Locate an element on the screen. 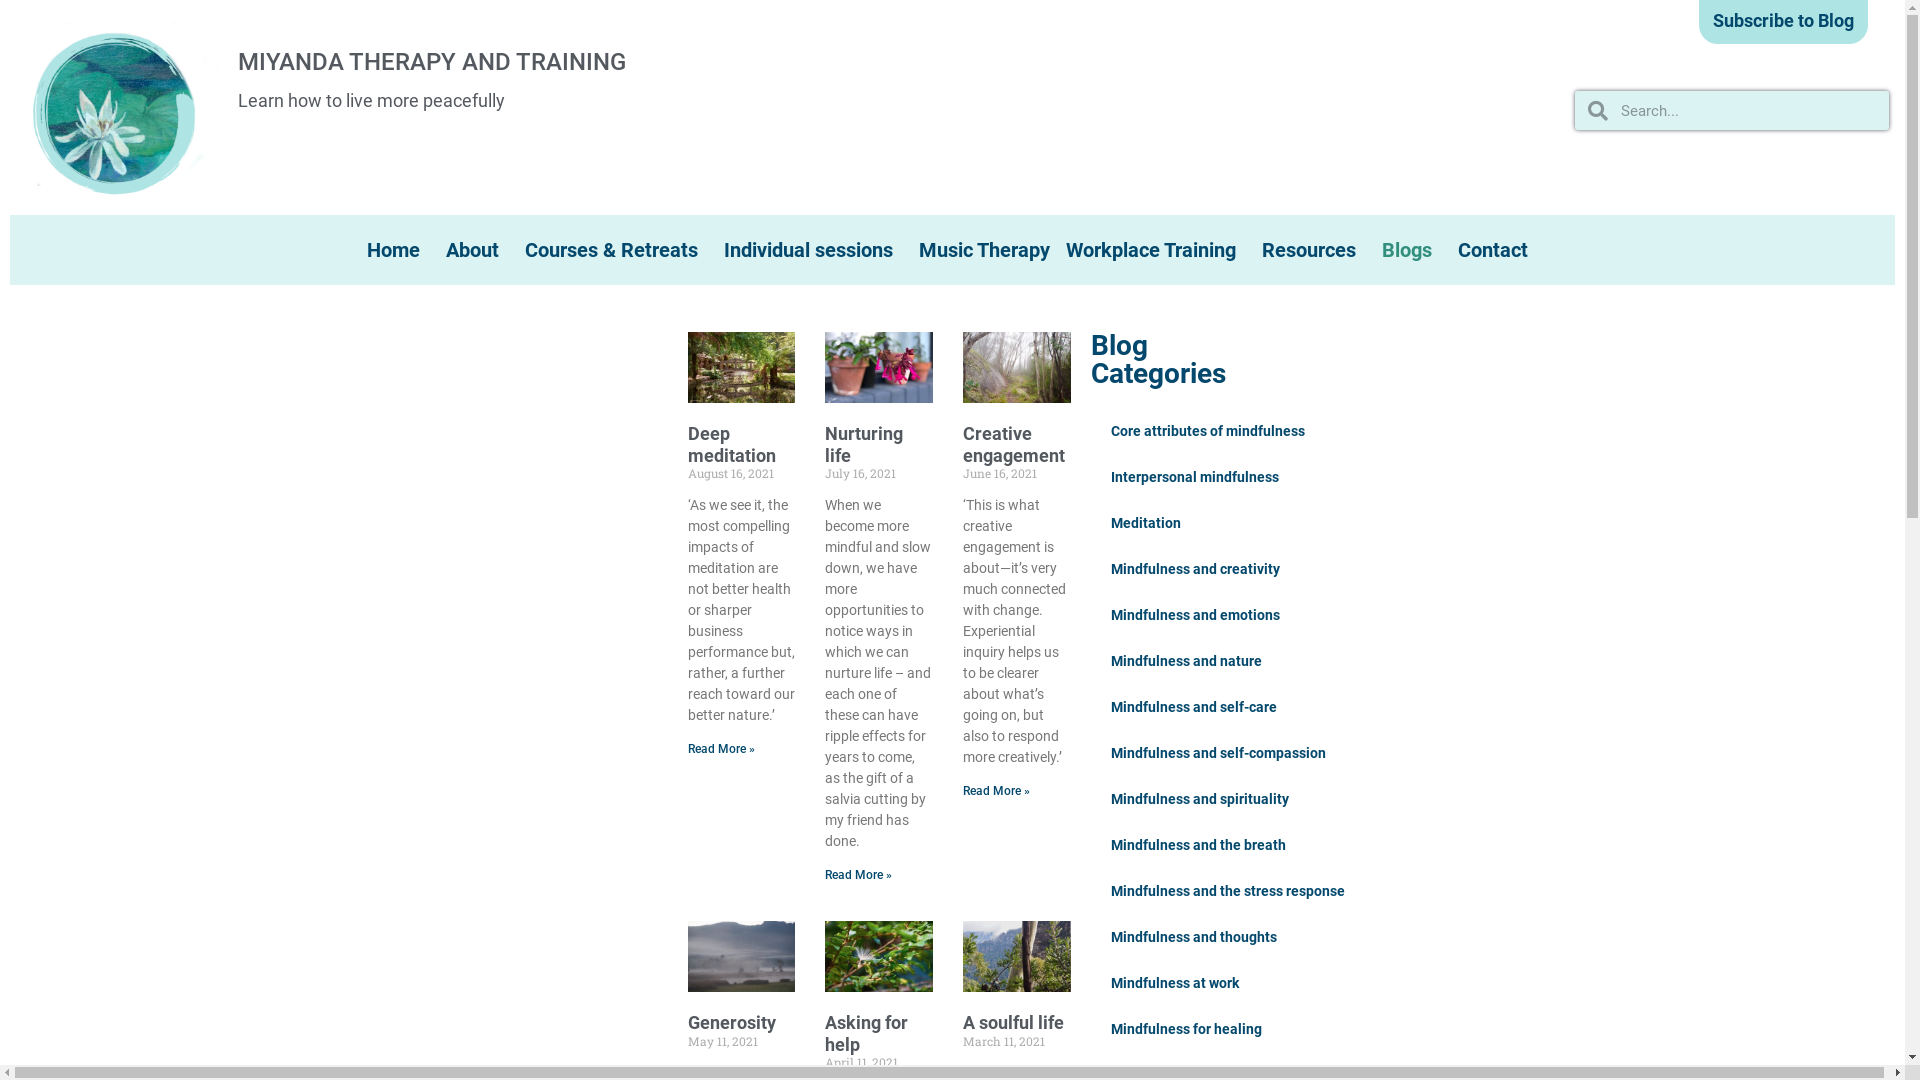 The width and height of the screenshot is (1920, 1080). 'Mindfulness for healing' is located at coordinates (1089, 1029).